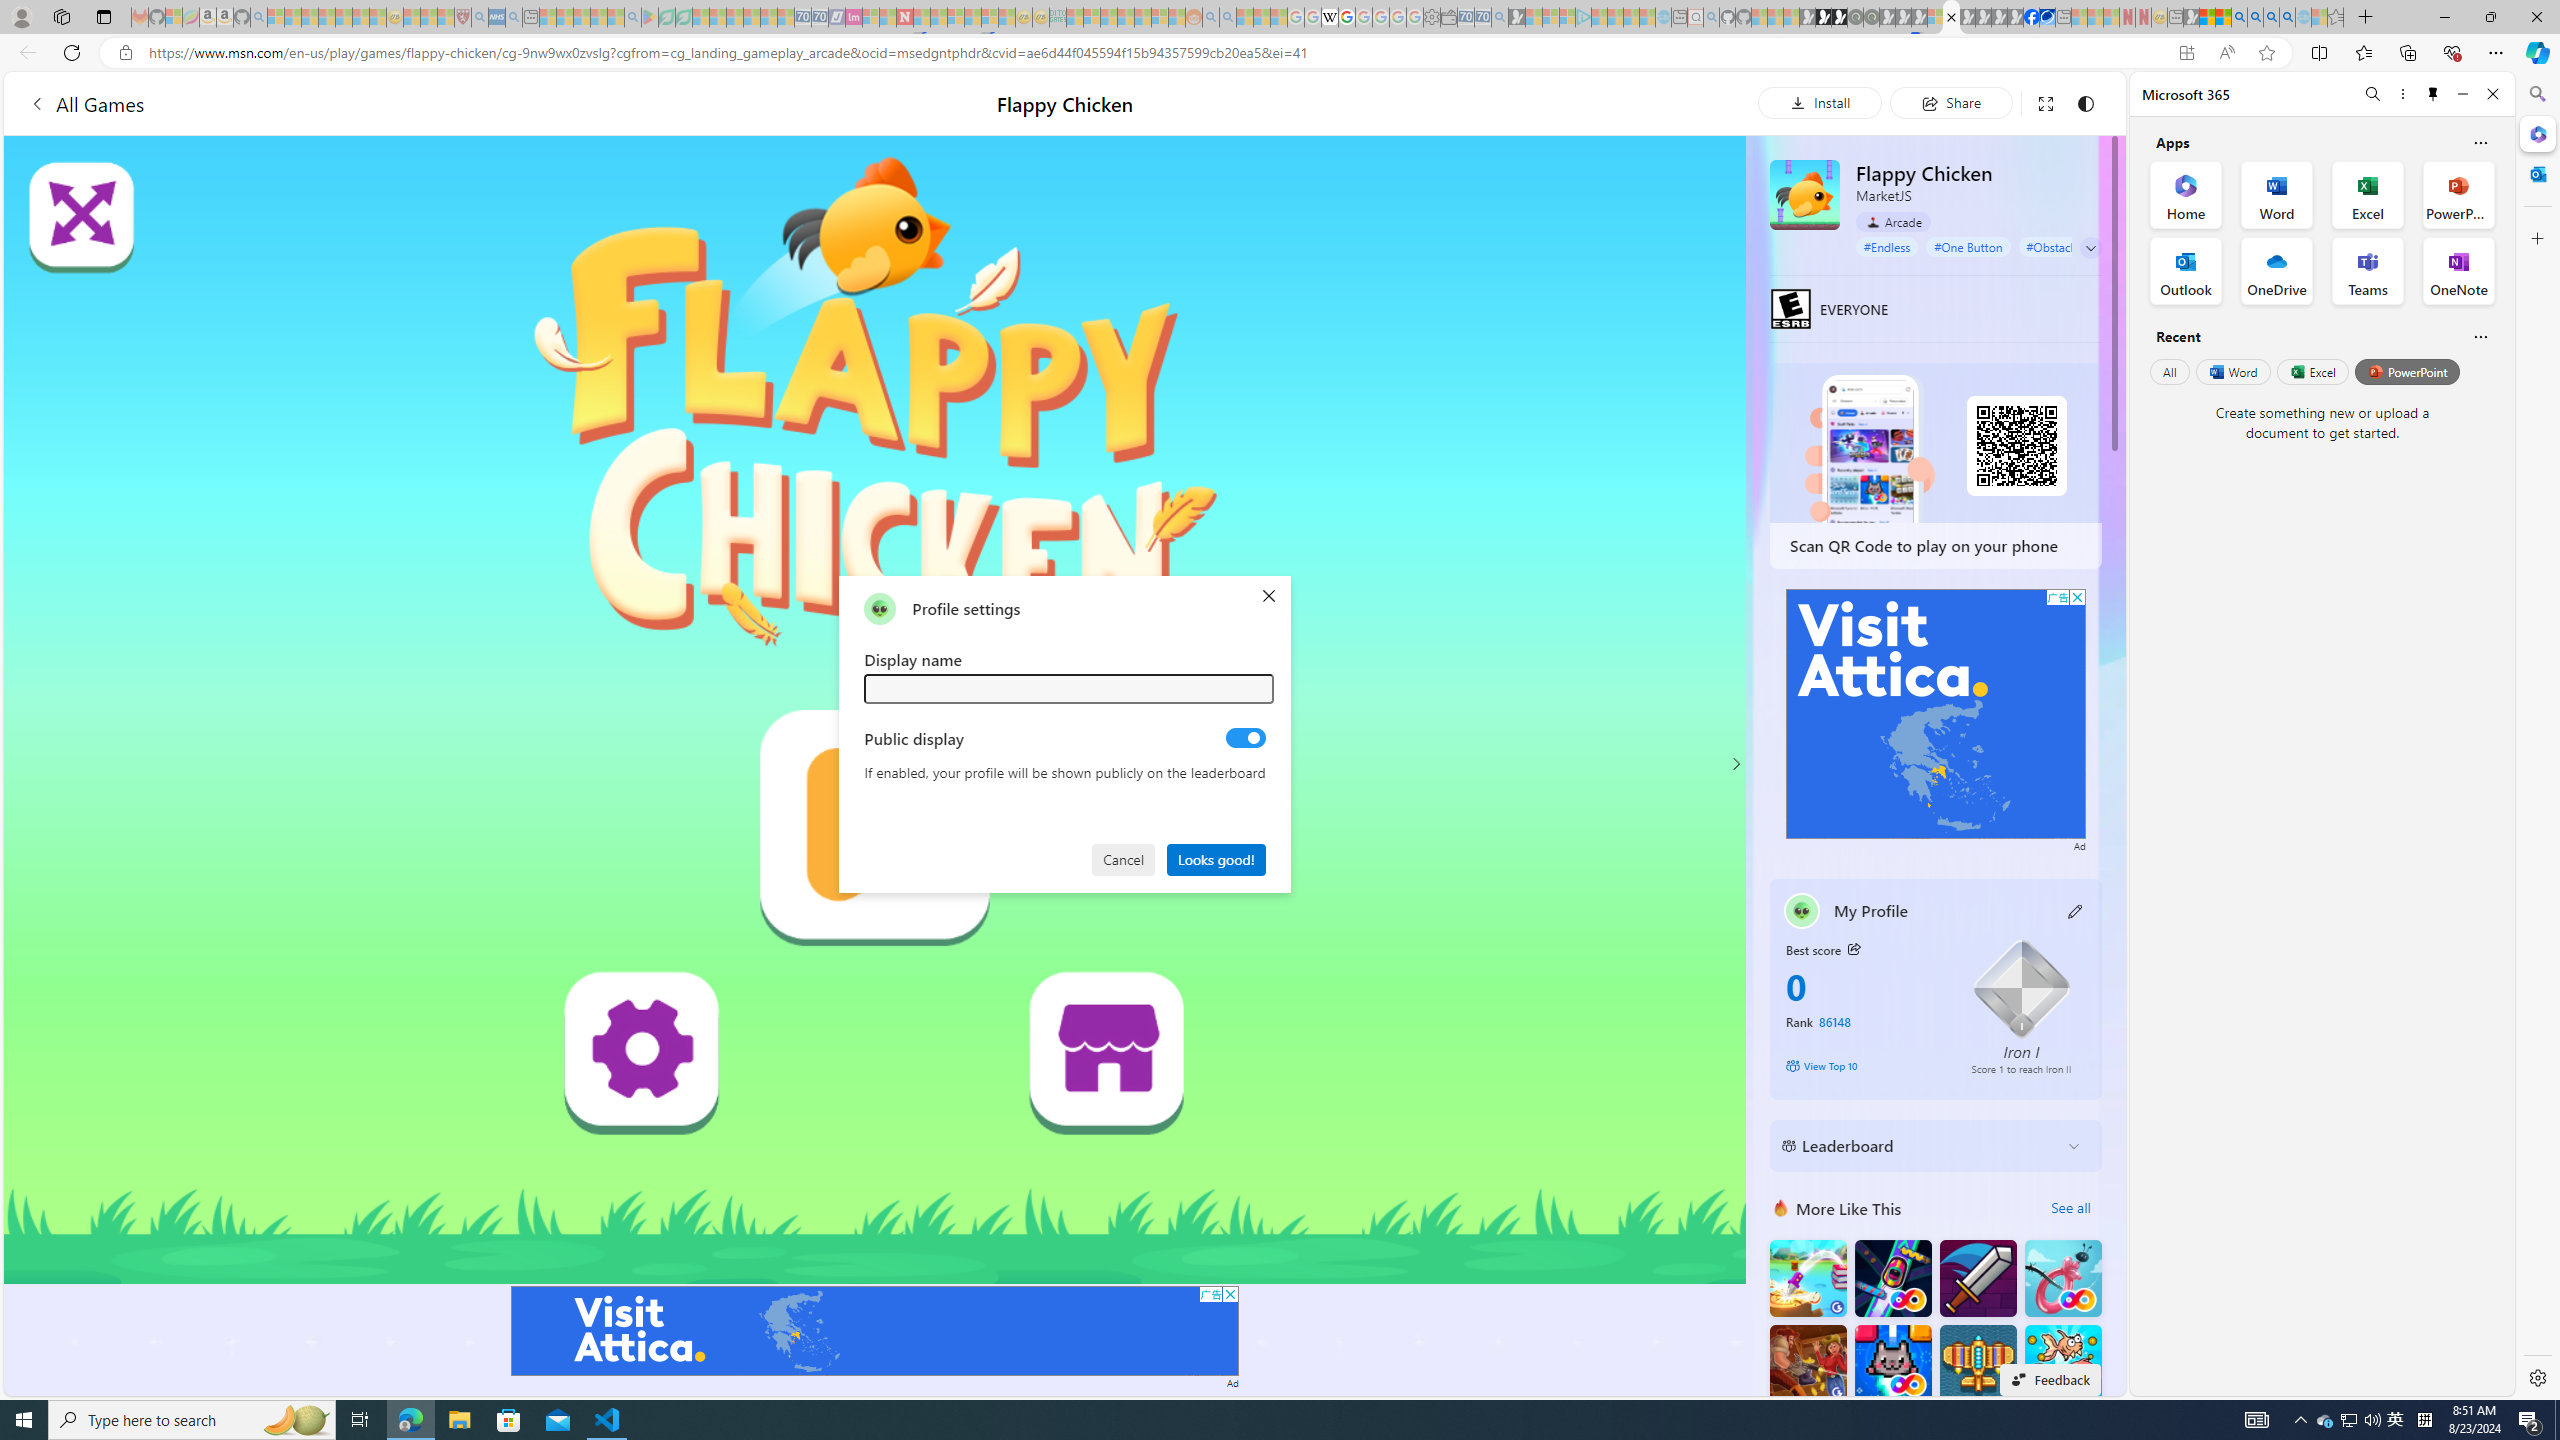 This screenshot has width=2560, height=1440. Describe the element at coordinates (61, 16) in the screenshot. I see `'Workspaces'` at that location.